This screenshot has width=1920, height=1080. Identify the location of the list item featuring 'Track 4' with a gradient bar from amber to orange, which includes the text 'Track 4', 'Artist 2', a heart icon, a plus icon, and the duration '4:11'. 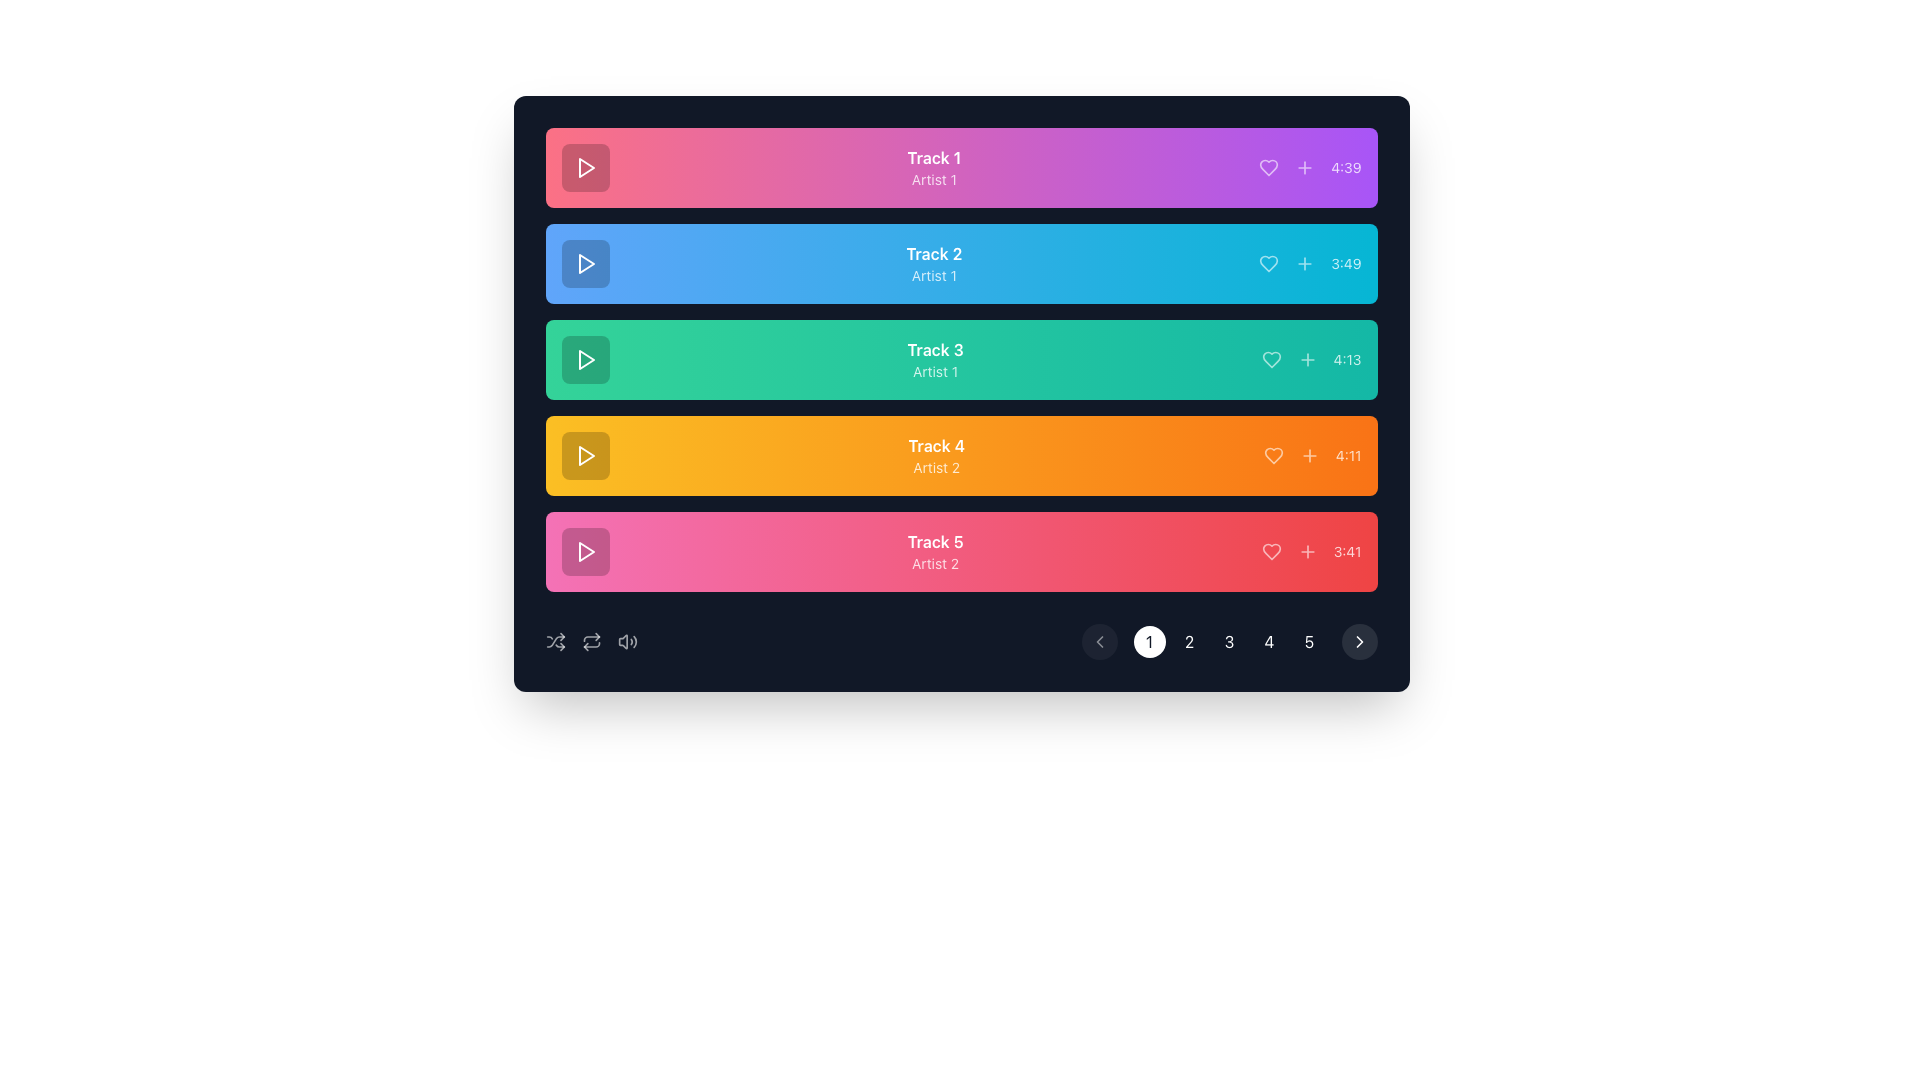
(961, 455).